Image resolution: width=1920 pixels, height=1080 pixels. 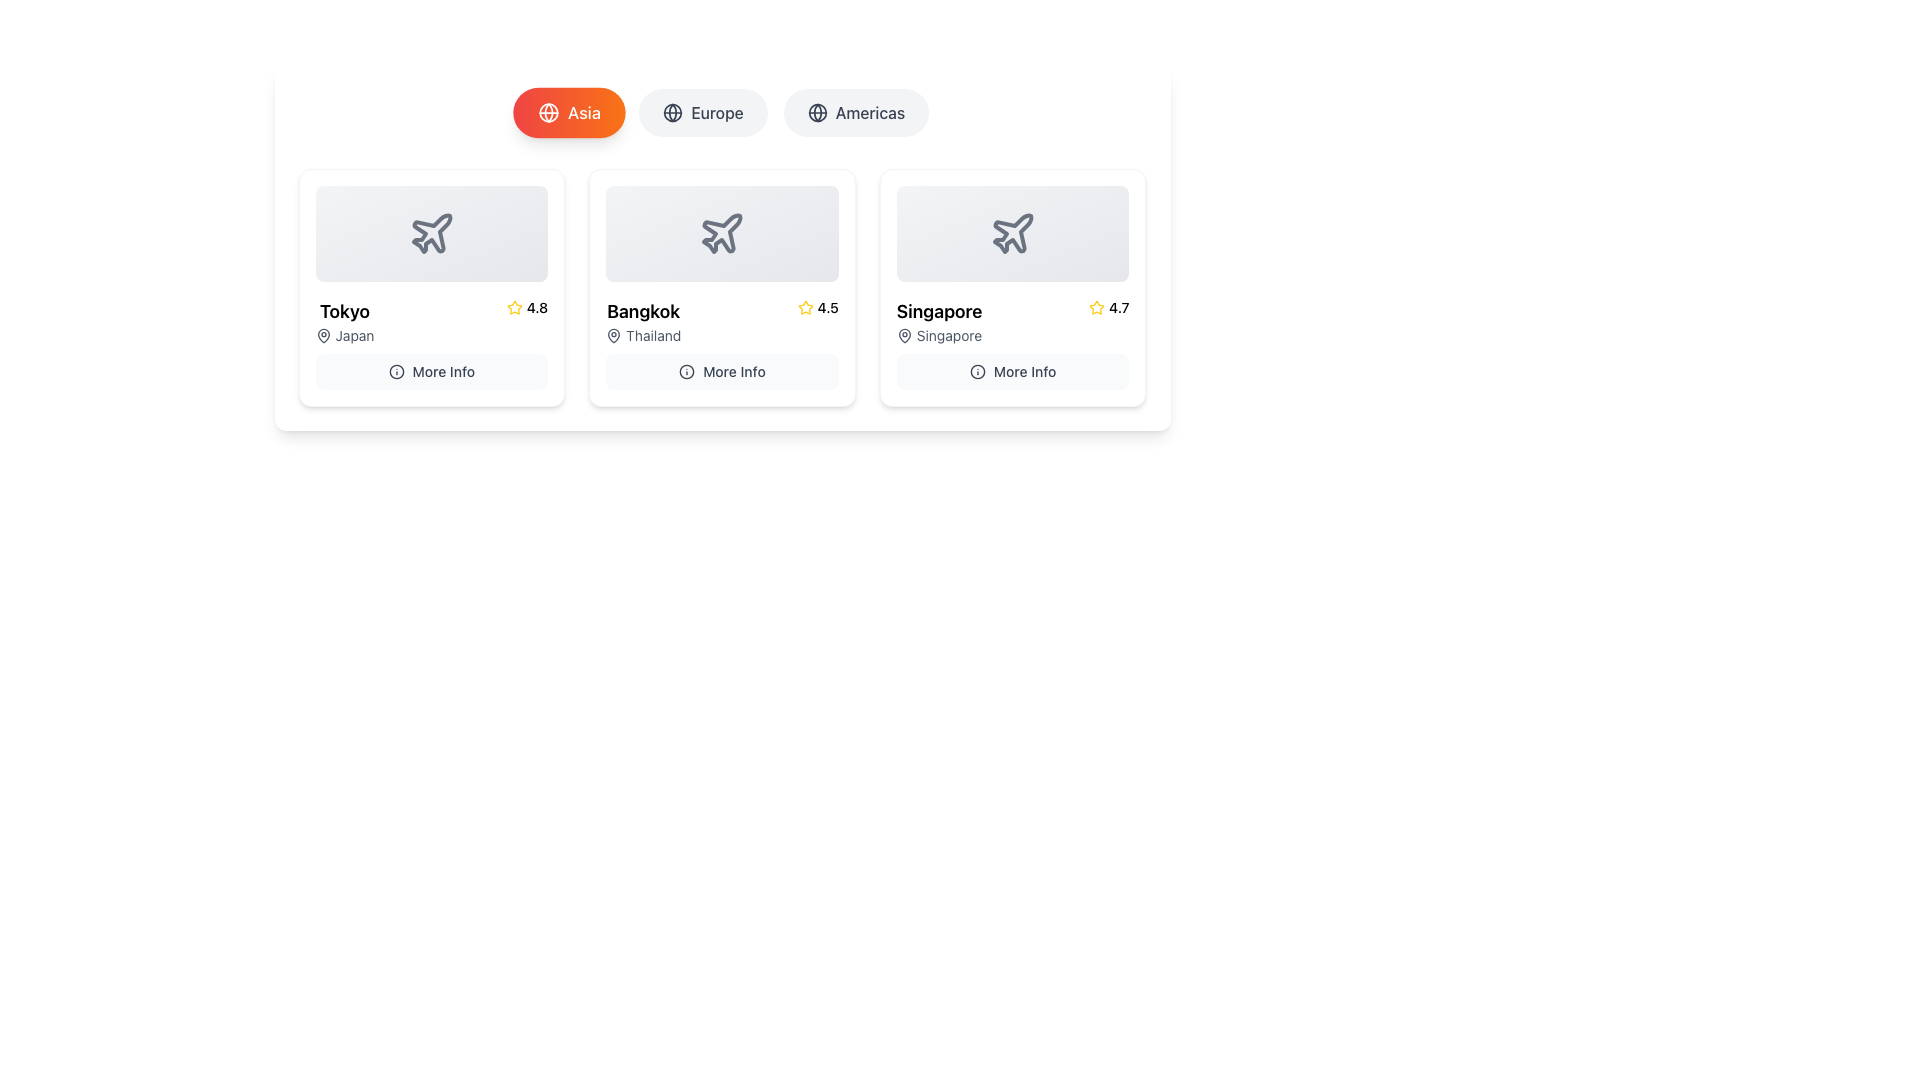 I want to click on the globe icon representing the 'Americas' button to trigger the hover effects, so click(x=817, y=112).